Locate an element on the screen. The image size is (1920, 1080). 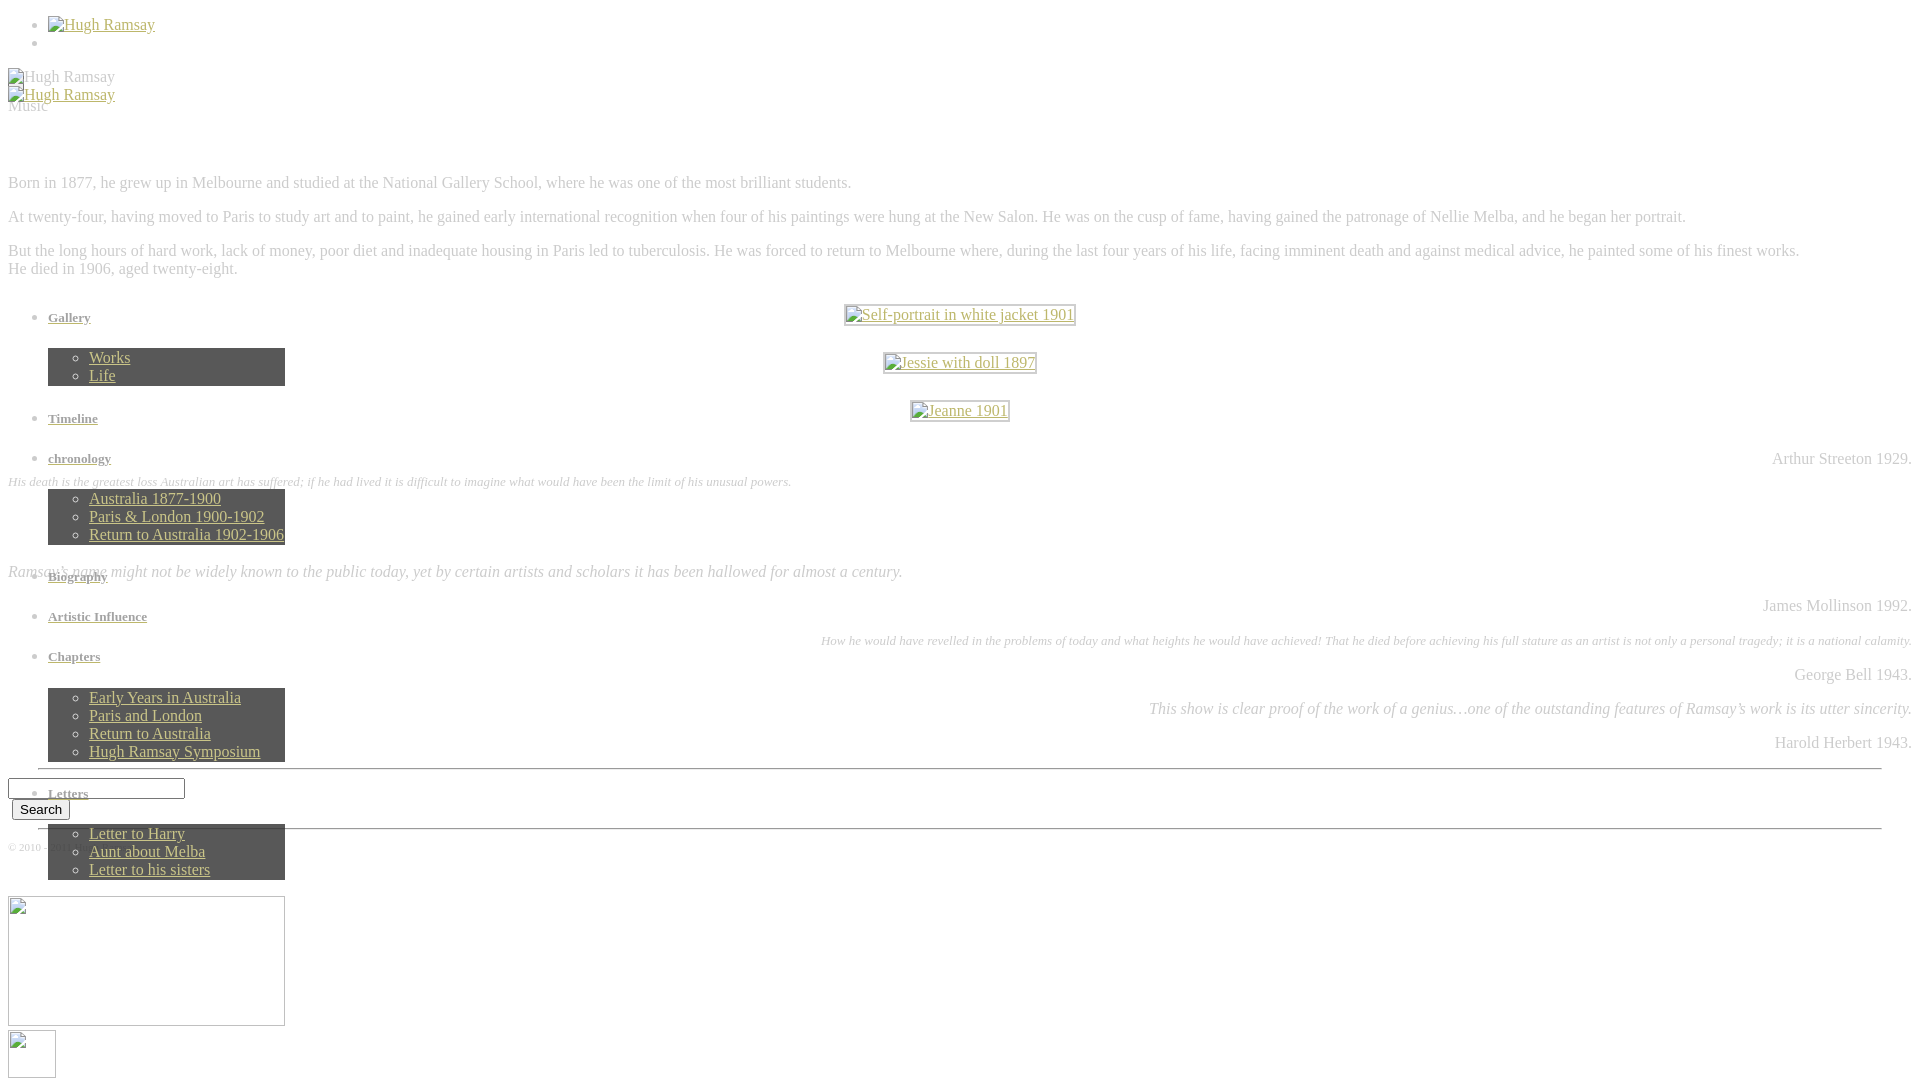
'chronology' is located at coordinates (166, 459).